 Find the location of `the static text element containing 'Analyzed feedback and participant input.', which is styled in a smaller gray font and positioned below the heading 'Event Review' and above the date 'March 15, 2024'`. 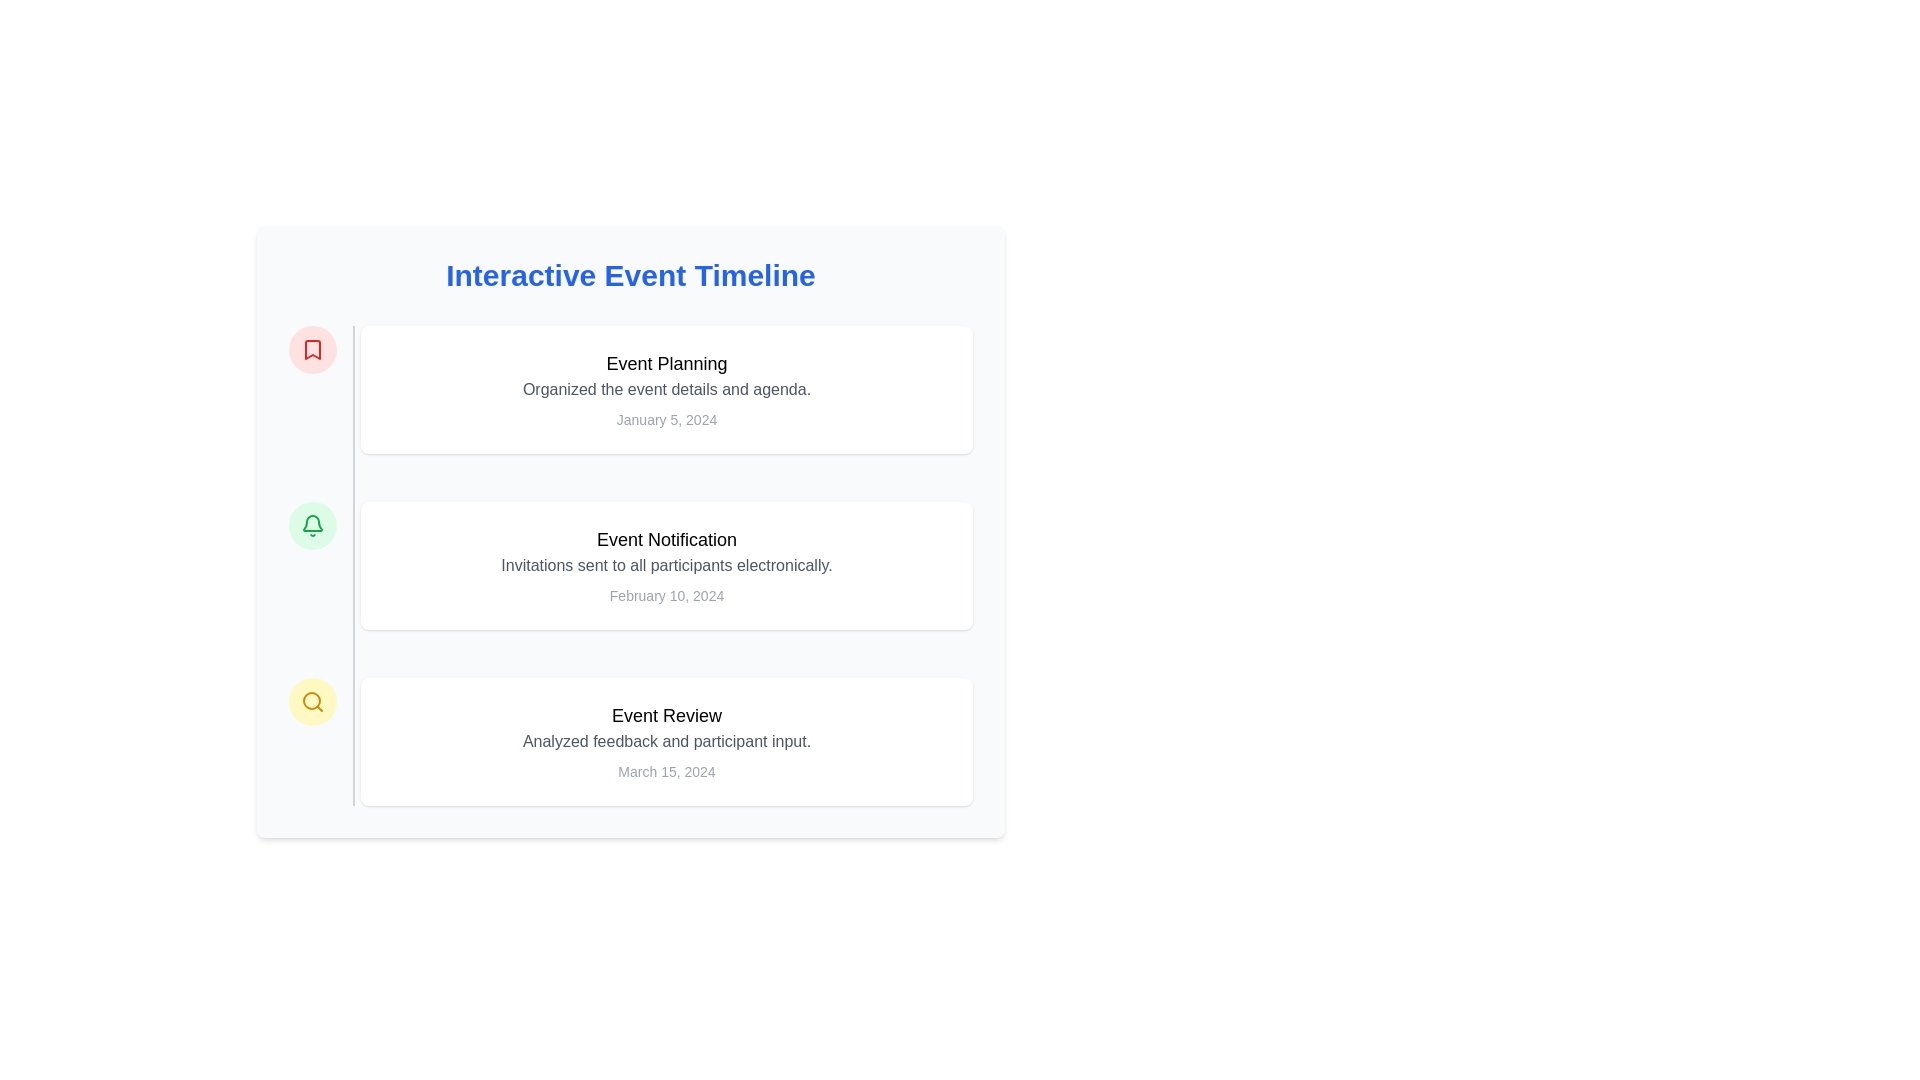

the static text element containing 'Analyzed feedback and participant input.', which is styled in a smaller gray font and positioned below the heading 'Event Review' and above the date 'March 15, 2024' is located at coordinates (667, 741).